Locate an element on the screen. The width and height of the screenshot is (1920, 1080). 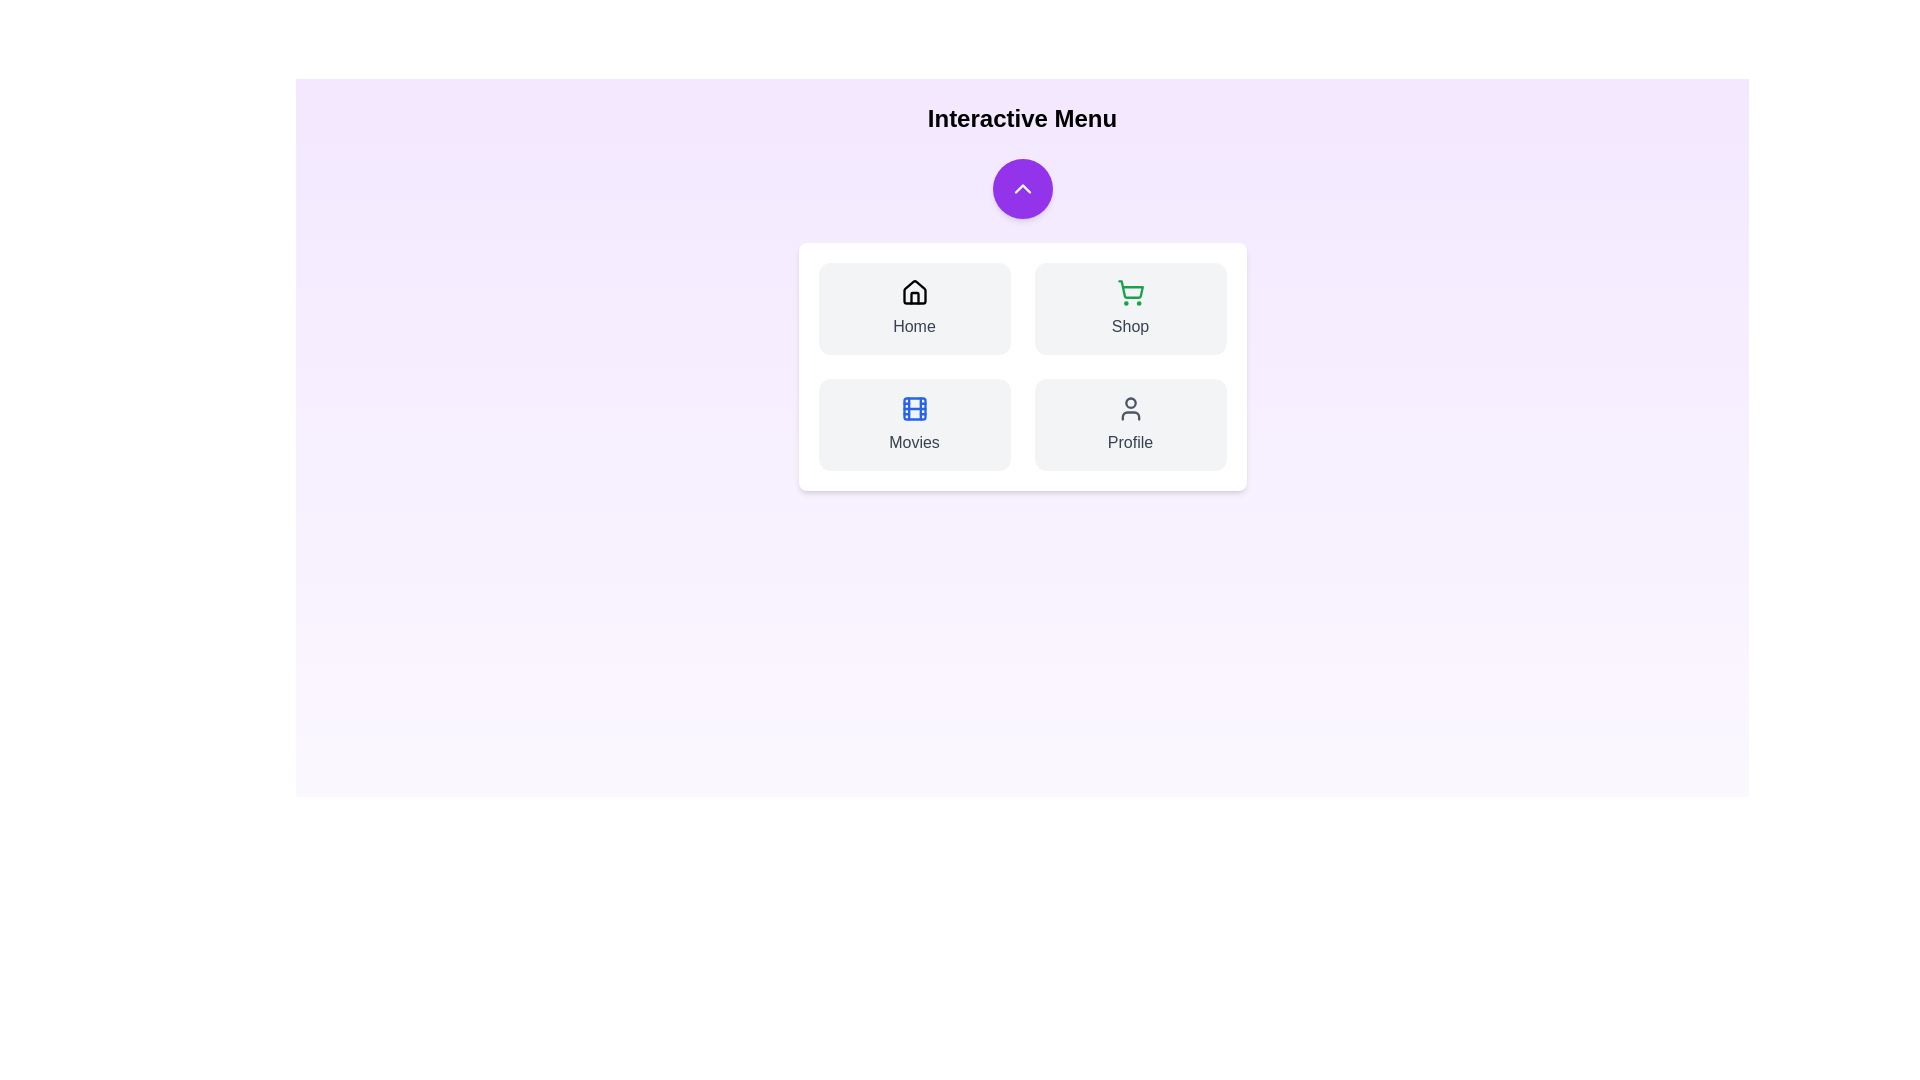
the text label of the menu item Home is located at coordinates (913, 326).